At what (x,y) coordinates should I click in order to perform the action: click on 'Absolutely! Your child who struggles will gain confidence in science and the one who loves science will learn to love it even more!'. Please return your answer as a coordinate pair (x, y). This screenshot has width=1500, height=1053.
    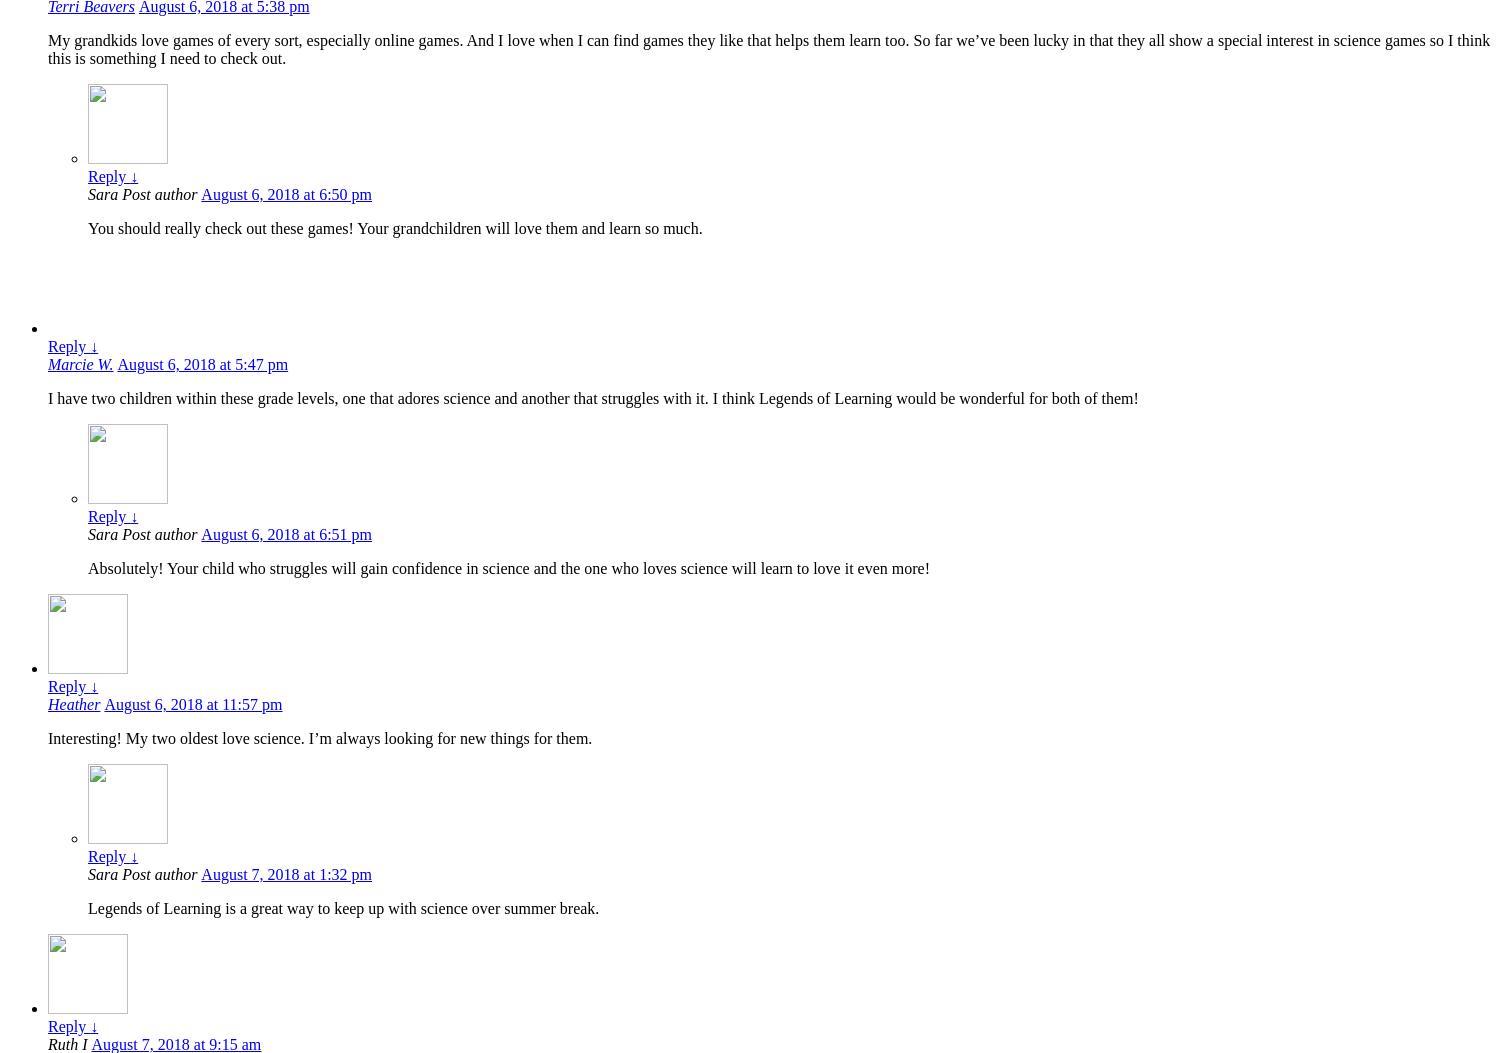
    Looking at the image, I should click on (508, 567).